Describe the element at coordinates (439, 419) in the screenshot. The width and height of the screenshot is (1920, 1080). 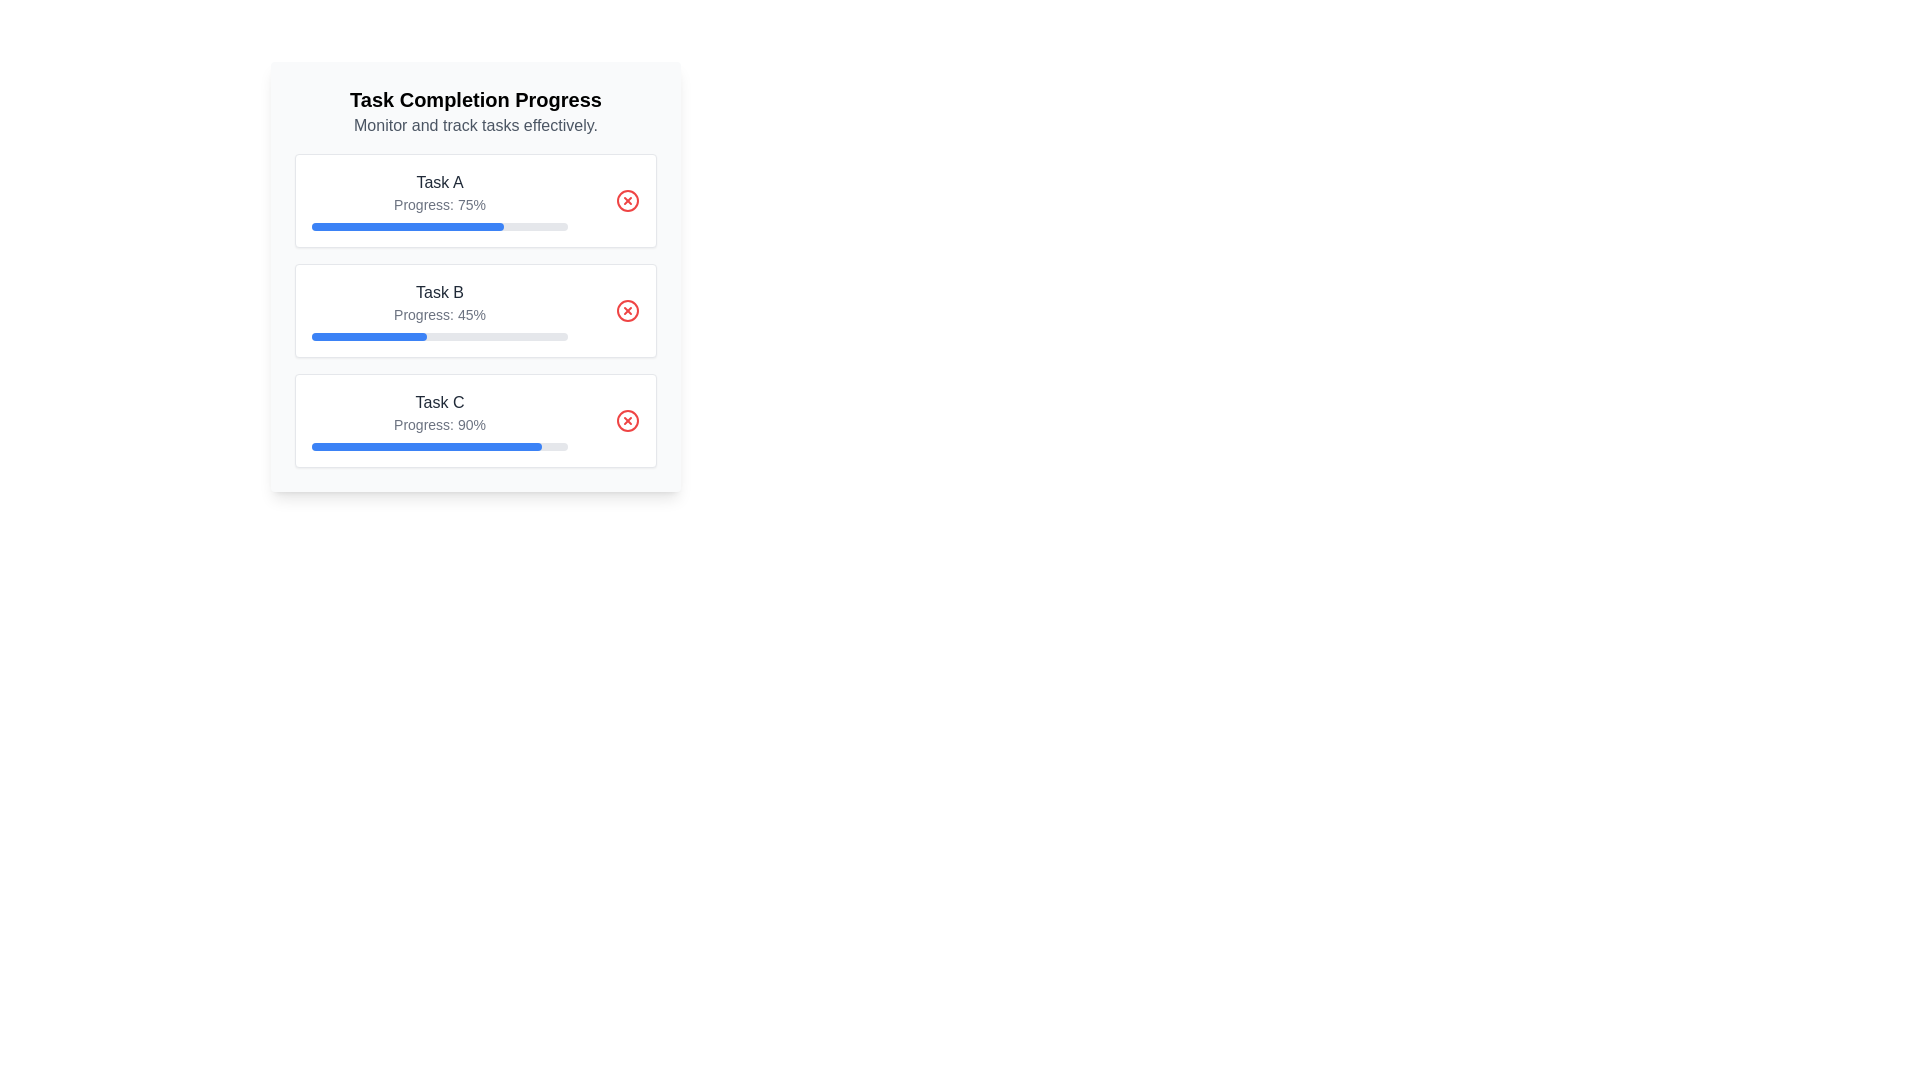
I see `text displayed in the third task progress indicator for 'Task C', which includes both textual information and a graphical progress bar, located below 'Task B'` at that location.